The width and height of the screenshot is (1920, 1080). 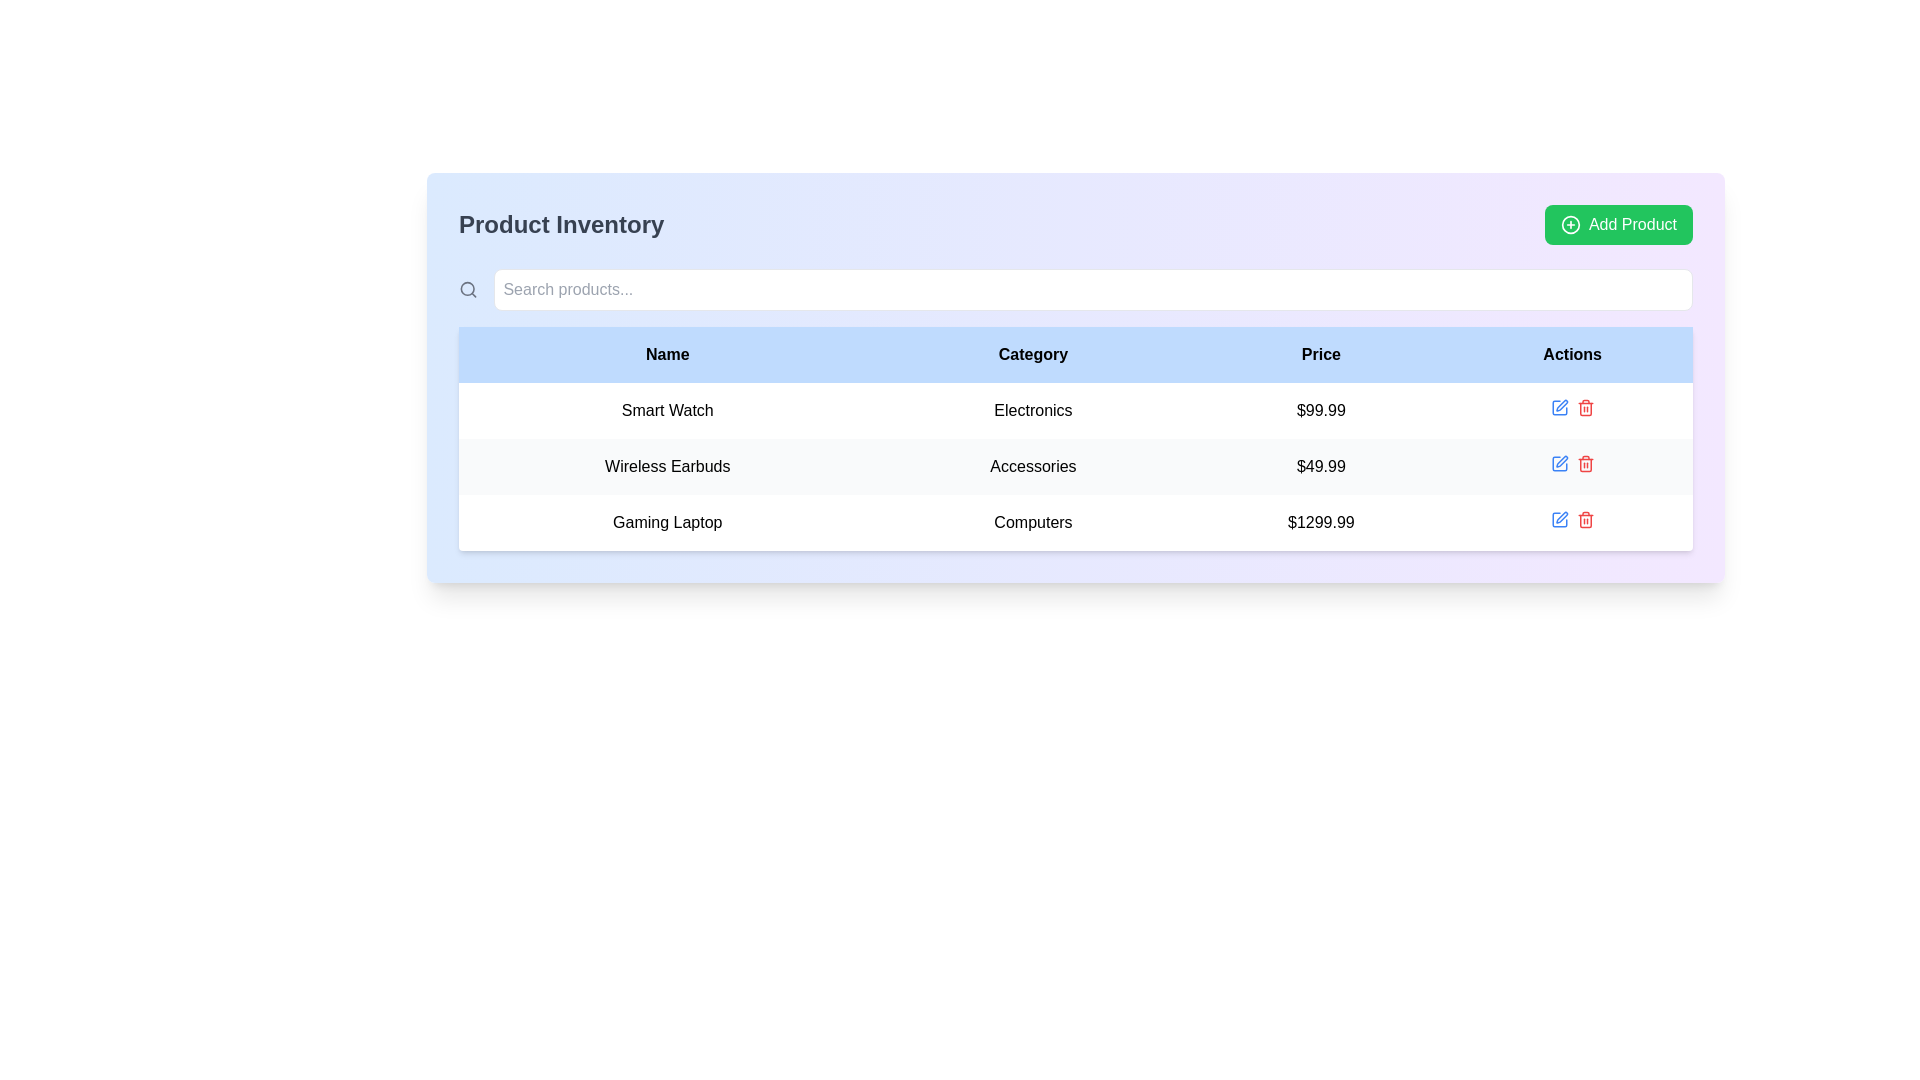 What do you see at coordinates (560, 224) in the screenshot?
I see `the 'Product Inventory' text label, which serves as a heading indicating the current section or page context to the user` at bounding box center [560, 224].